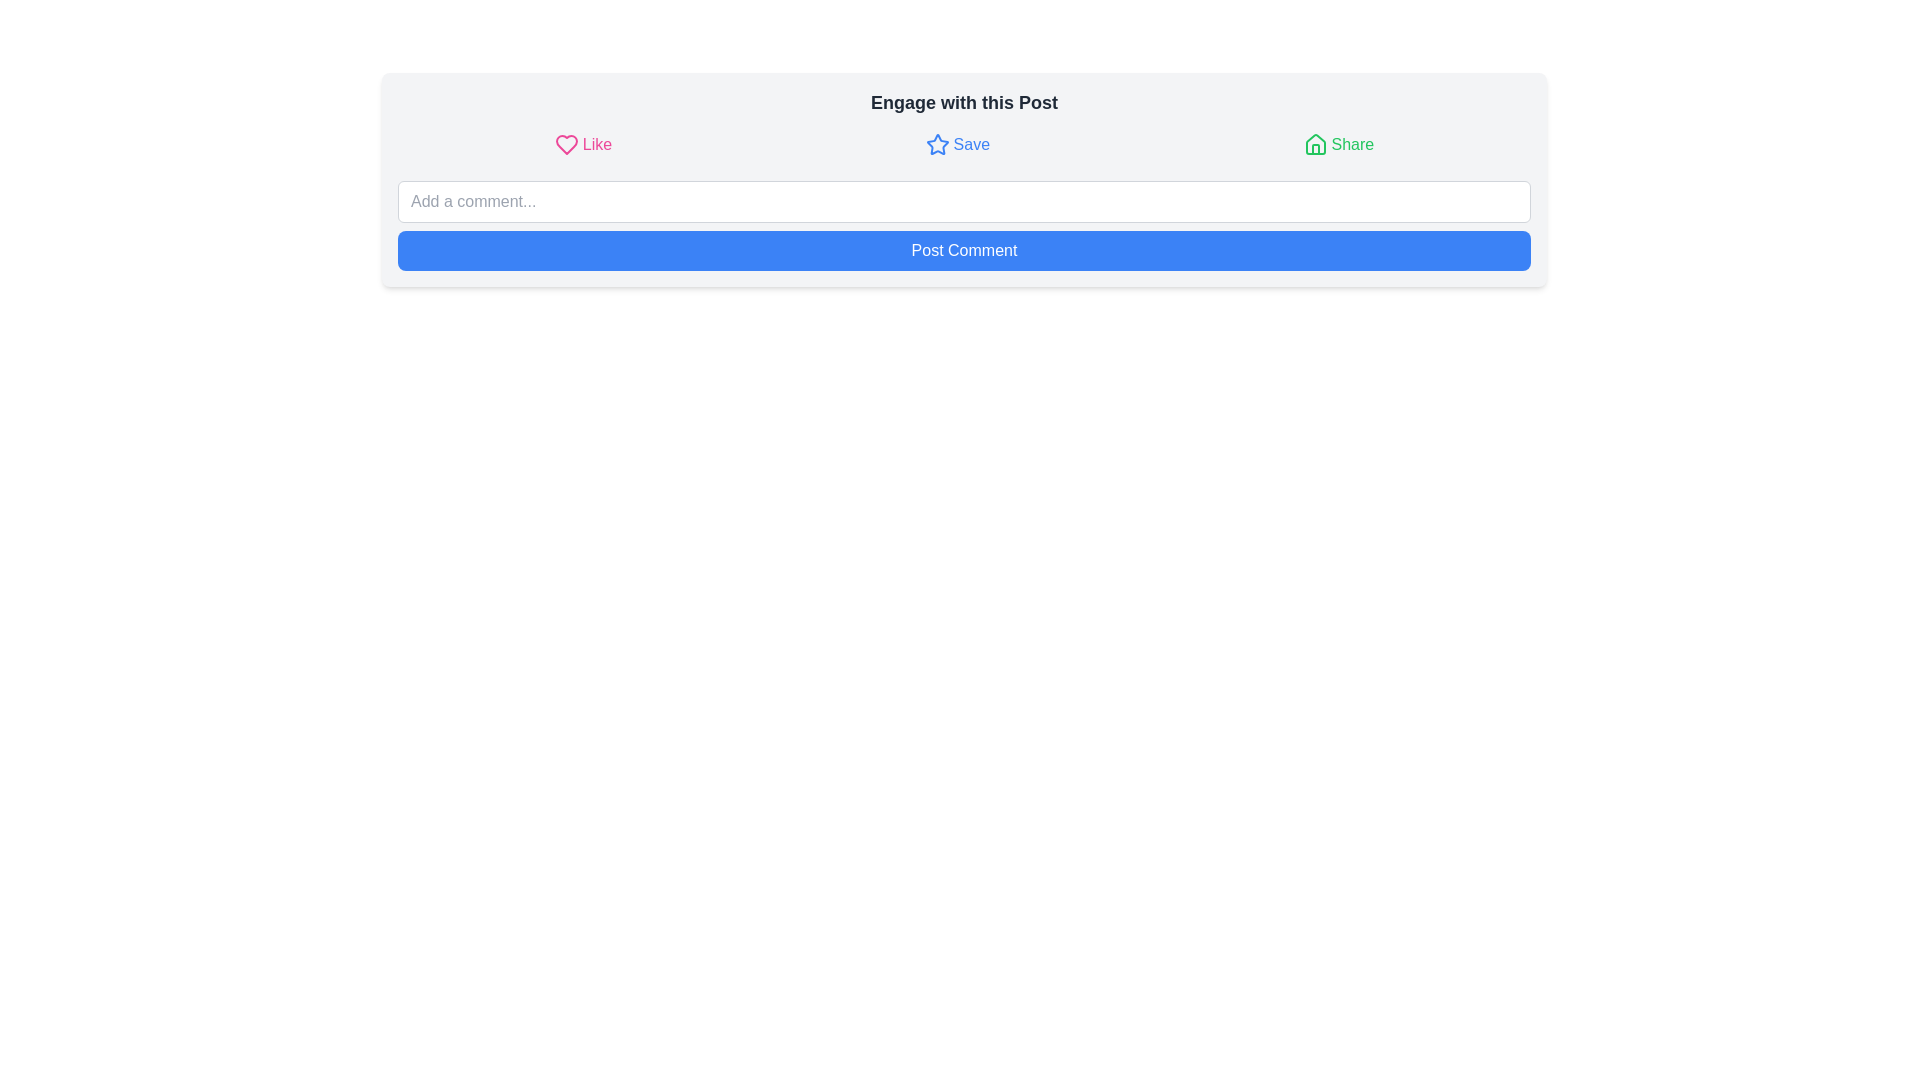 The height and width of the screenshot is (1080, 1920). I want to click on the 'Like' button, which features a pink heart icon and is the first in a horizontal row of buttons at the top of the component, so click(582, 144).